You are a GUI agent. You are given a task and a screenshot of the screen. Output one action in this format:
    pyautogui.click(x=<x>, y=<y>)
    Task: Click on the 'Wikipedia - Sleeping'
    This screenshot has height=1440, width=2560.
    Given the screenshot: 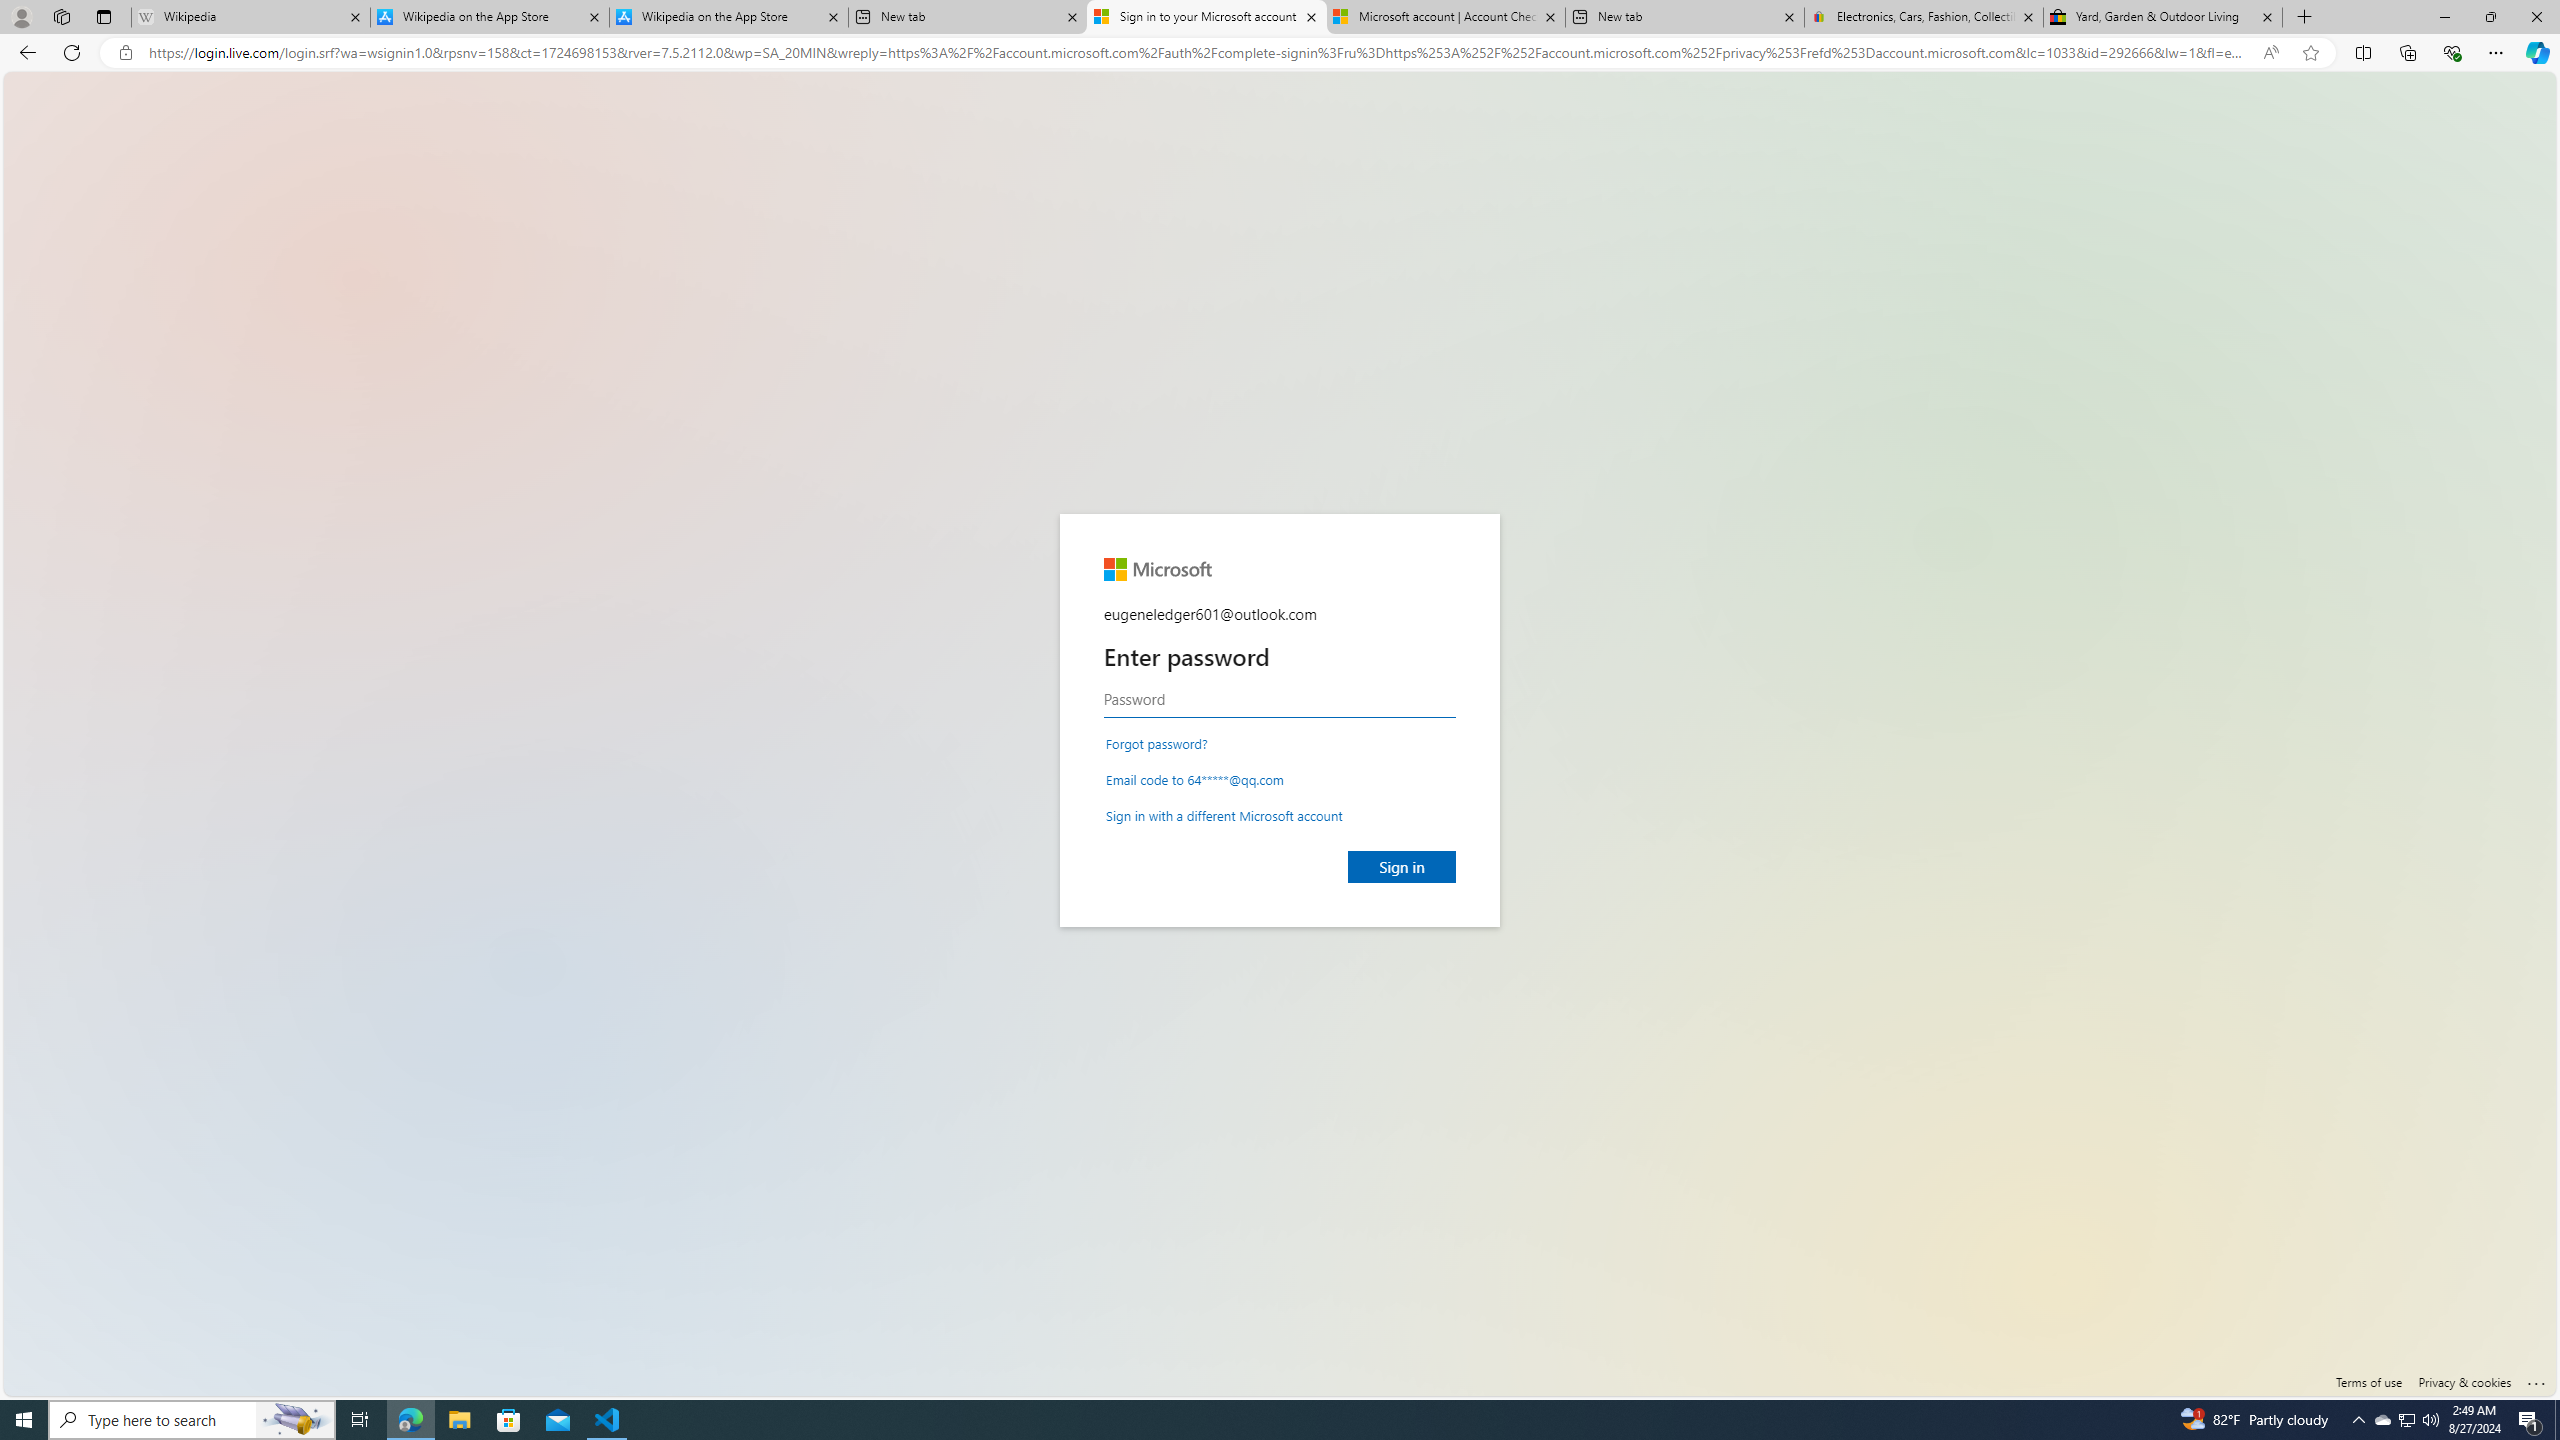 What is the action you would take?
    pyautogui.click(x=249, y=16)
    